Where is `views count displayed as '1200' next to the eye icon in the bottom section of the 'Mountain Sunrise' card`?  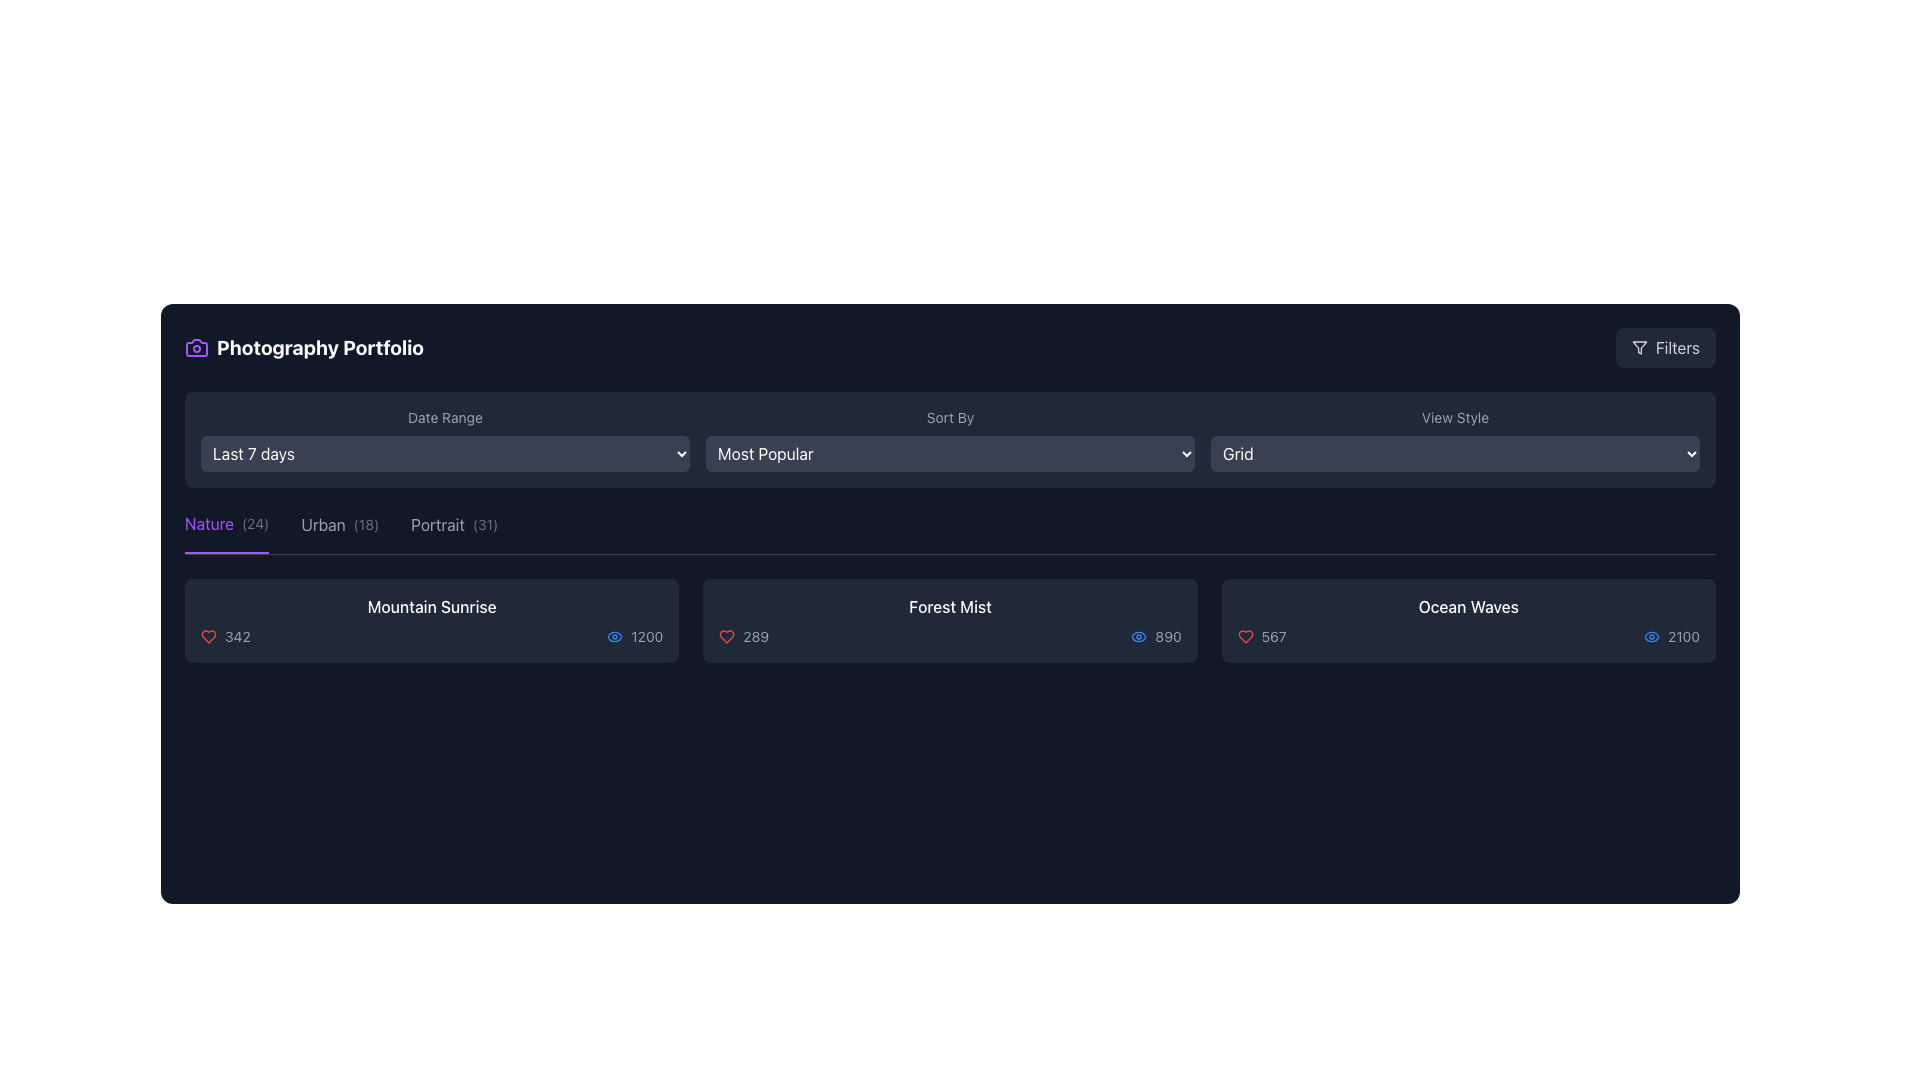
views count displayed as '1200' next to the eye icon in the bottom section of the 'Mountain Sunrise' card is located at coordinates (634, 636).